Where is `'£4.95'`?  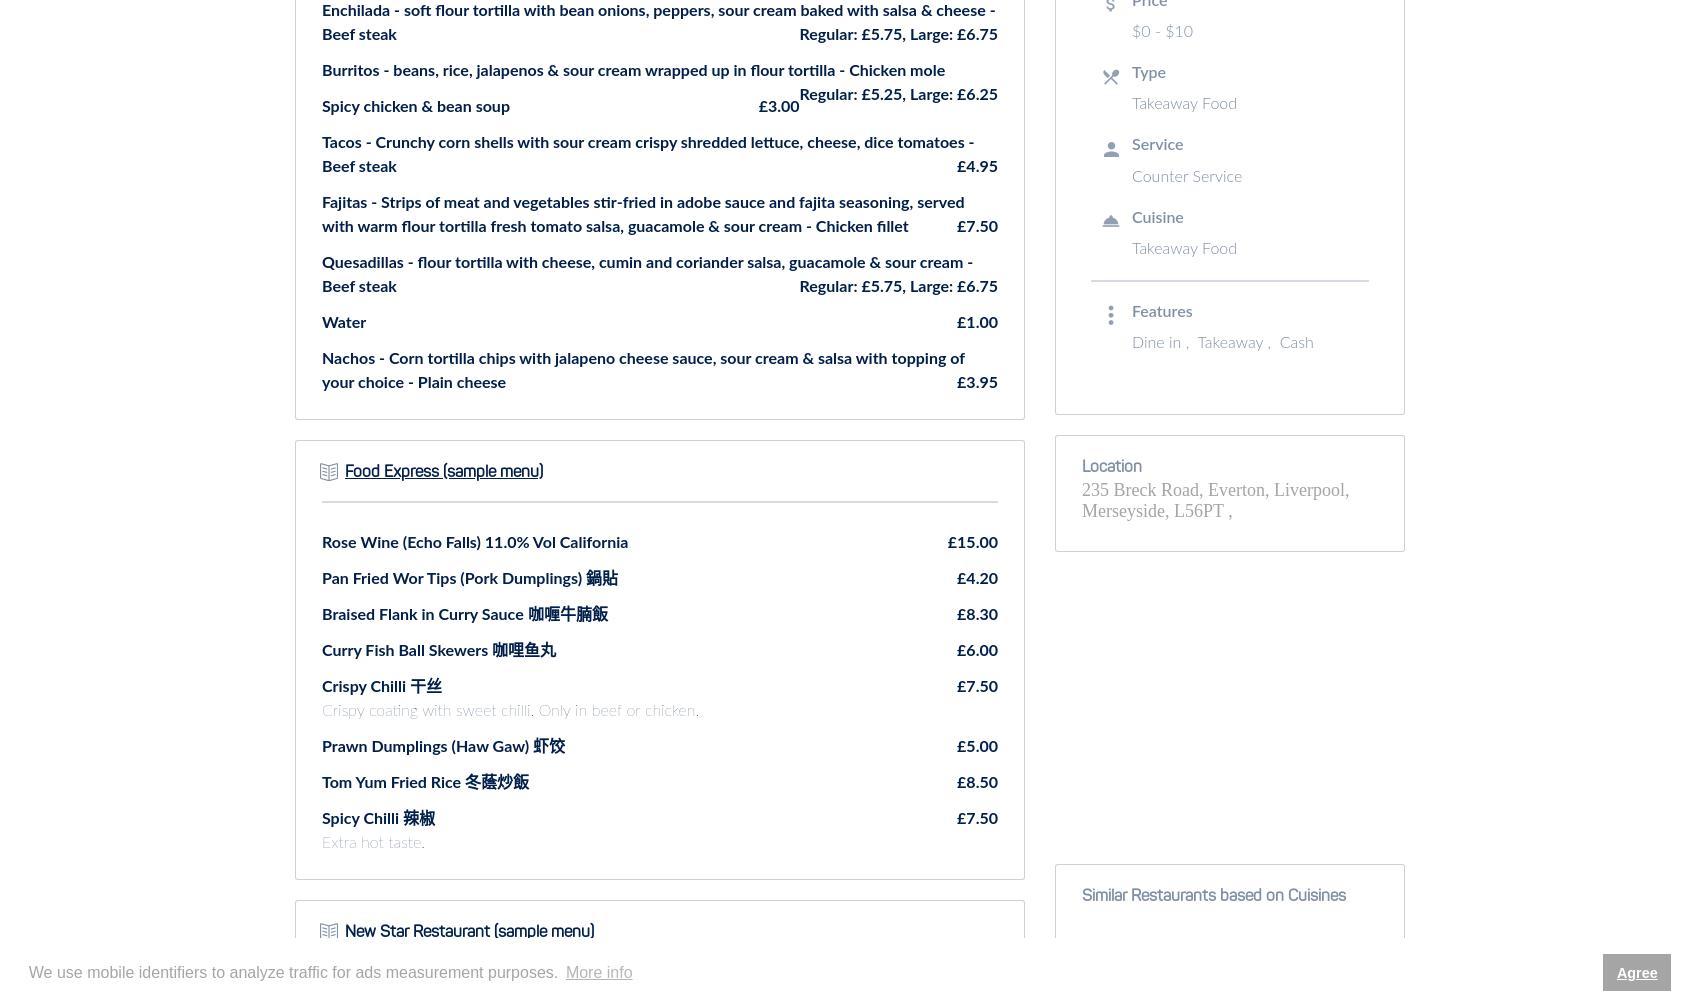 '£4.95' is located at coordinates (976, 165).